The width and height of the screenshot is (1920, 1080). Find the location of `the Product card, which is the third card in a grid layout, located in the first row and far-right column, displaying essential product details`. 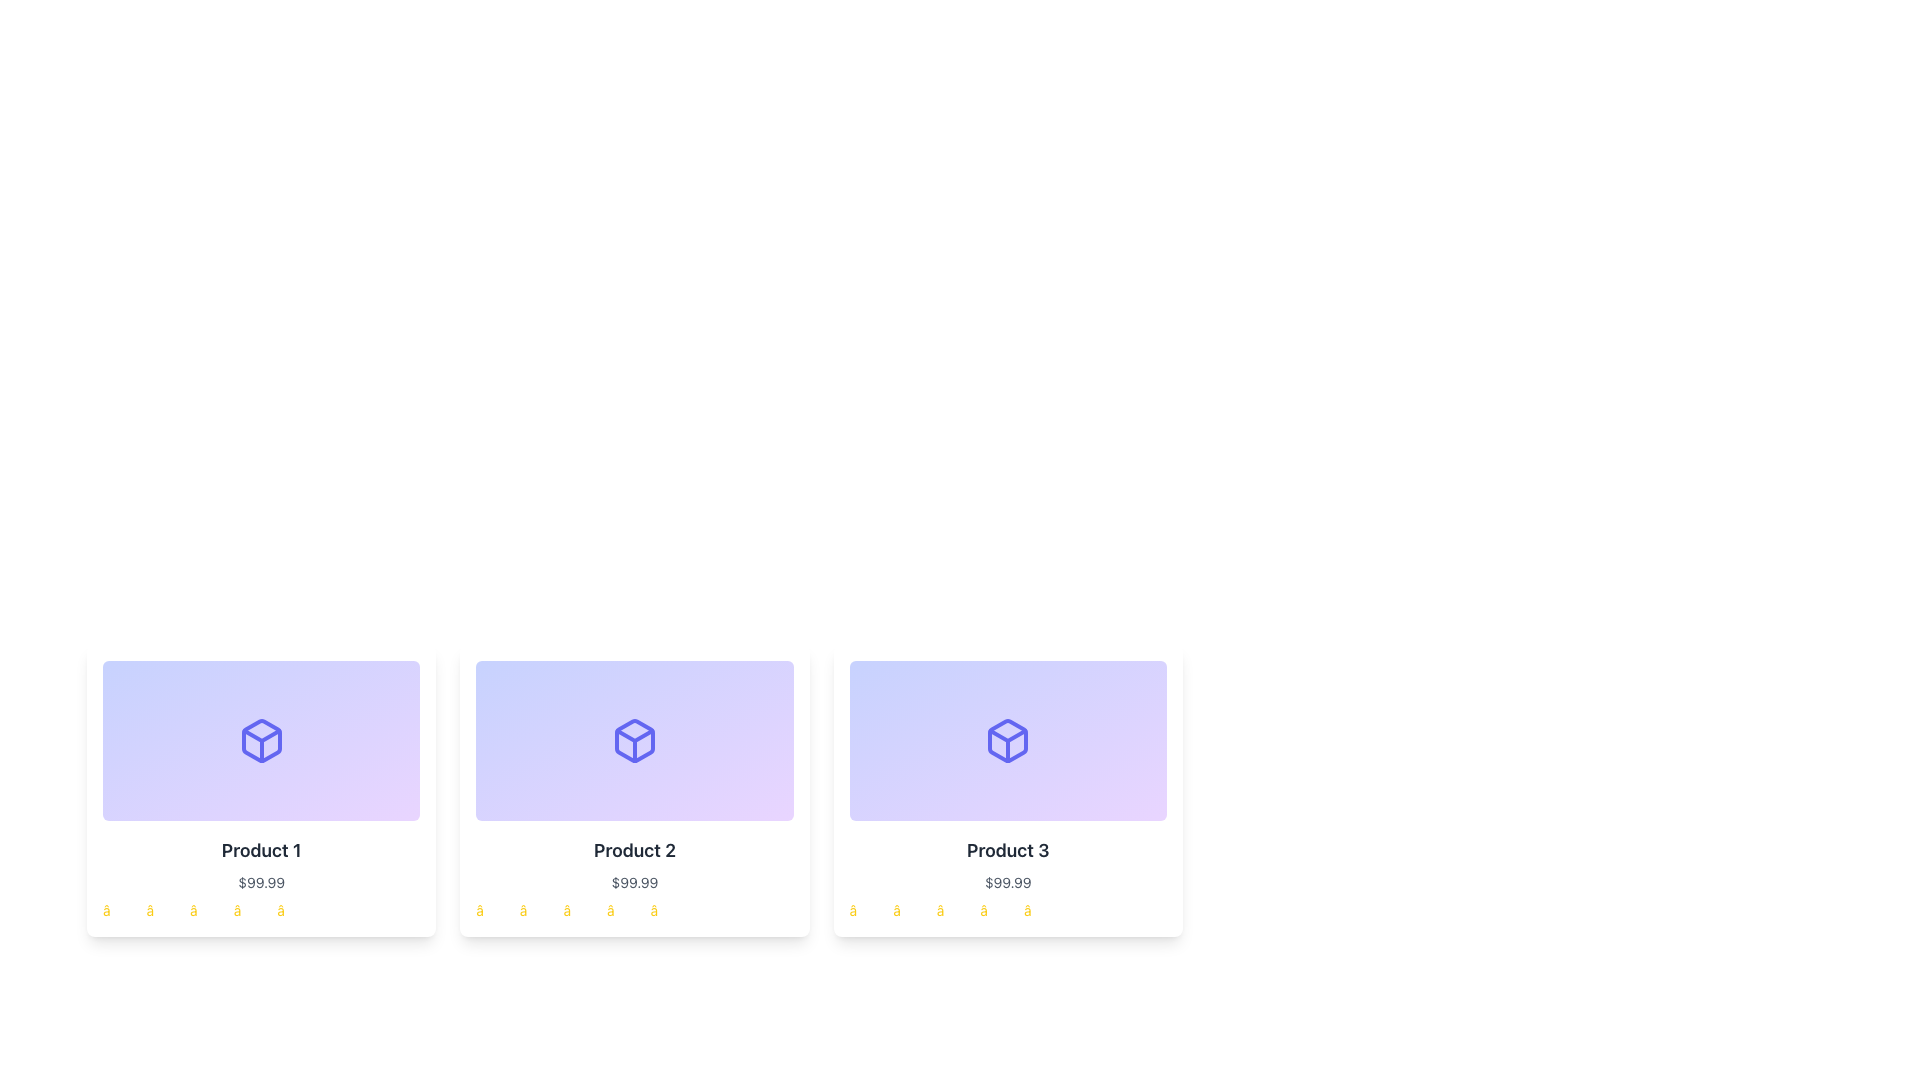

the Product card, which is the third card in a grid layout, located in the first row and far-right column, displaying essential product details is located at coordinates (1008, 789).